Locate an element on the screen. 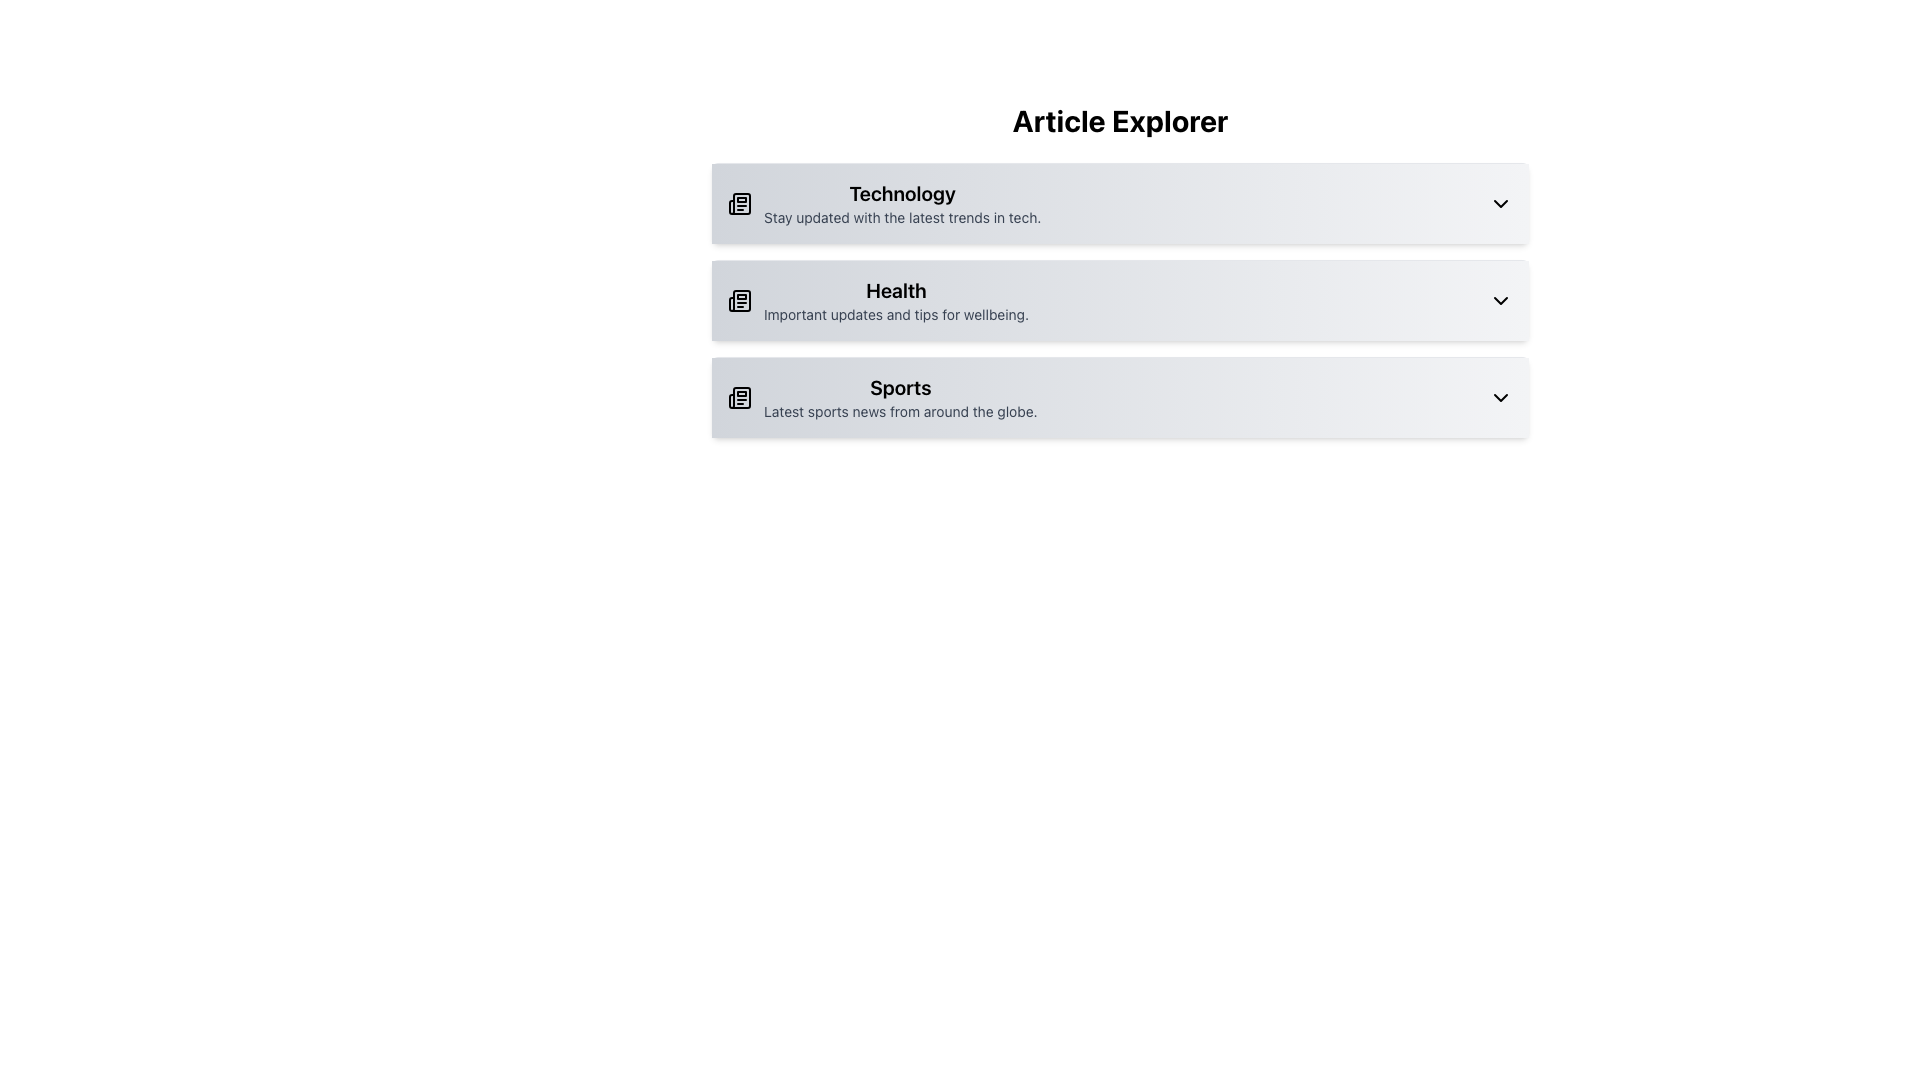  the decorative newspaper icon representing health-related news, positioned to the left of the 'Health' section heading is located at coordinates (738, 300).